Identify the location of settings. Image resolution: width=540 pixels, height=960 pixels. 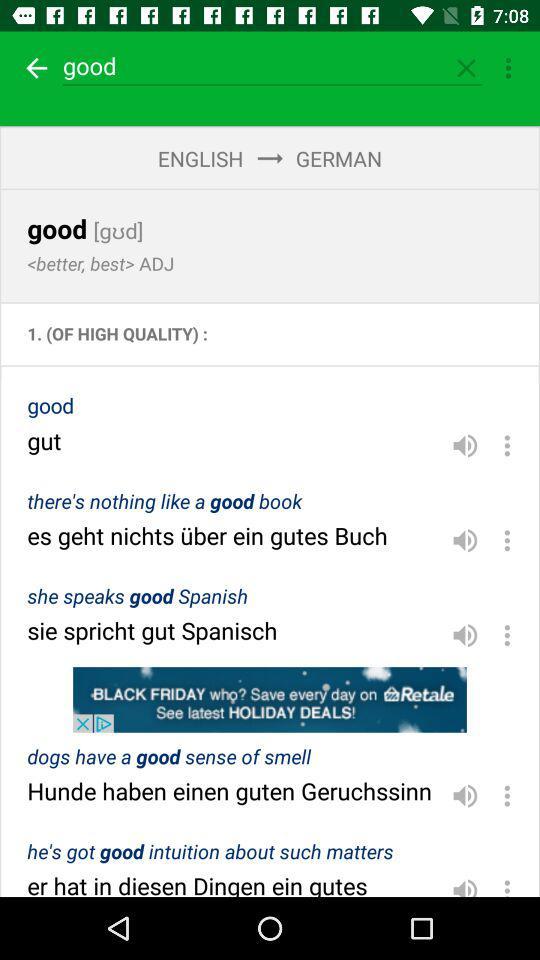
(507, 445).